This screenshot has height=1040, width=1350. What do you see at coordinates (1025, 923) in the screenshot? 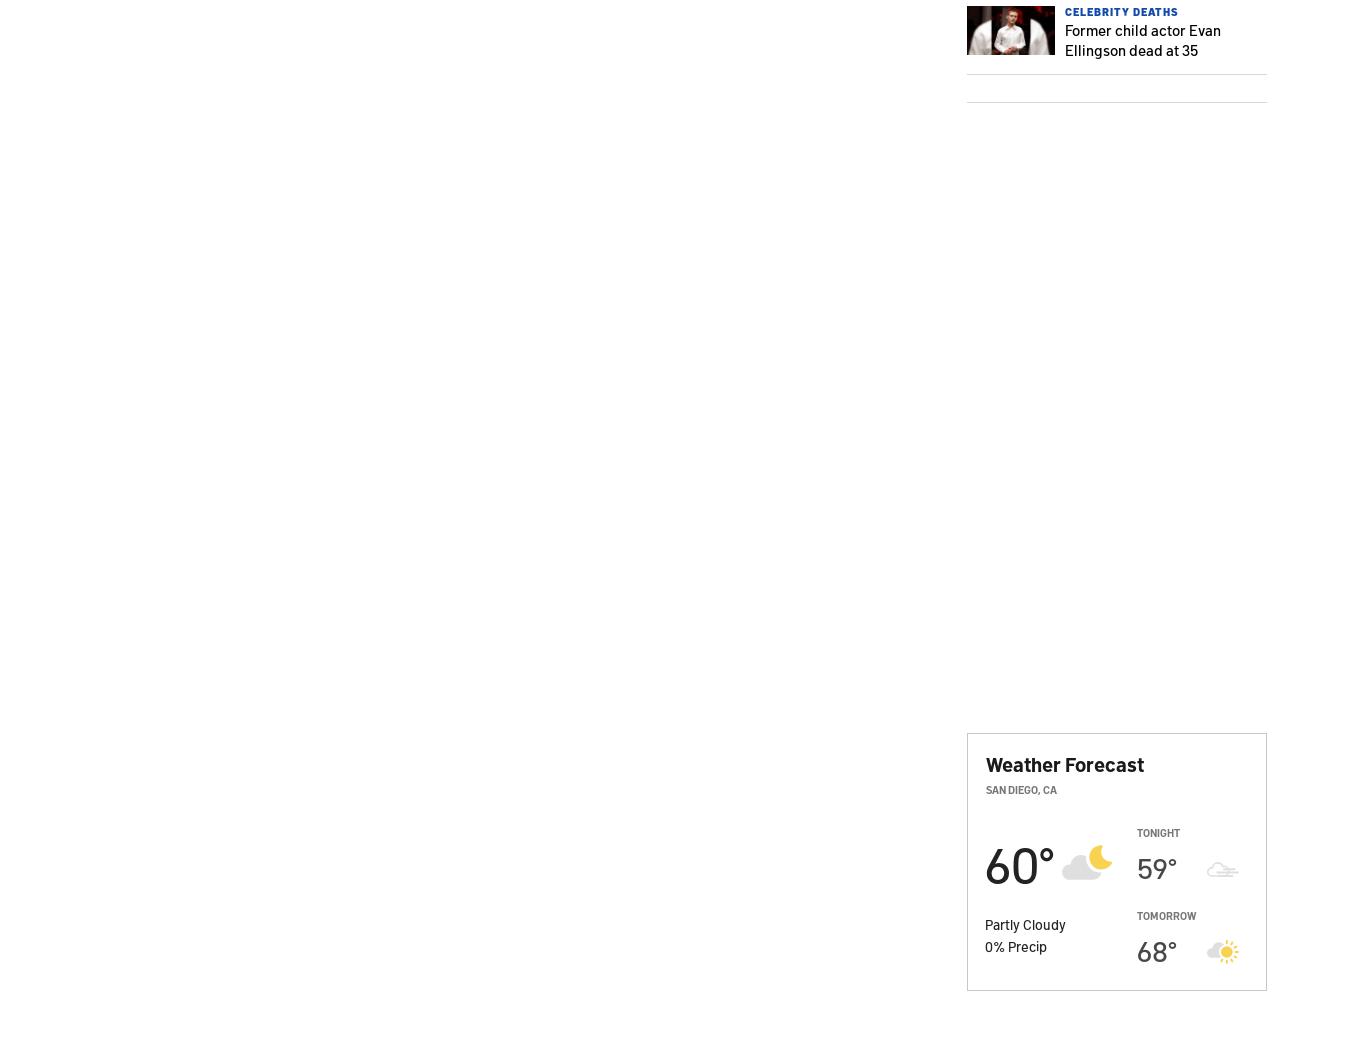
I see `'Partly Cloudy'` at bounding box center [1025, 923].